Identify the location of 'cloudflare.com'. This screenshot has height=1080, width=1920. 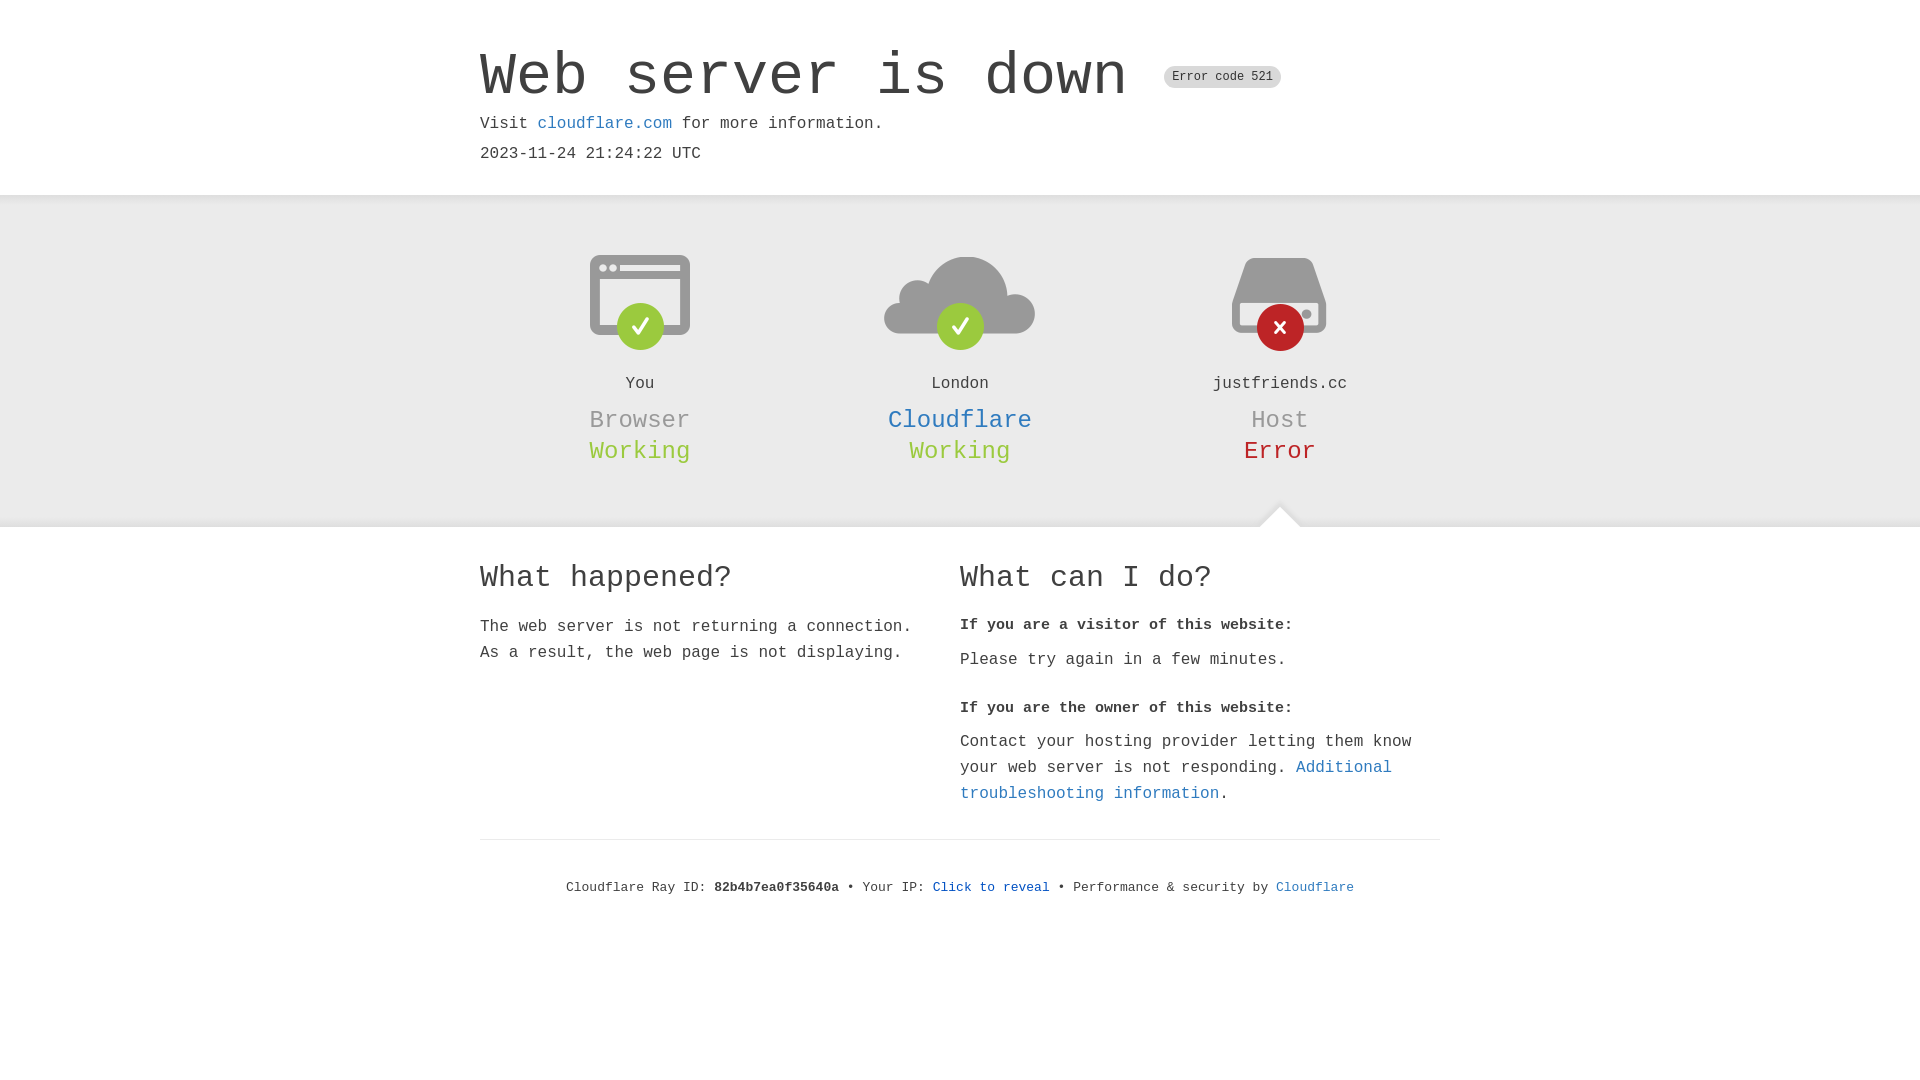
(603, 123).